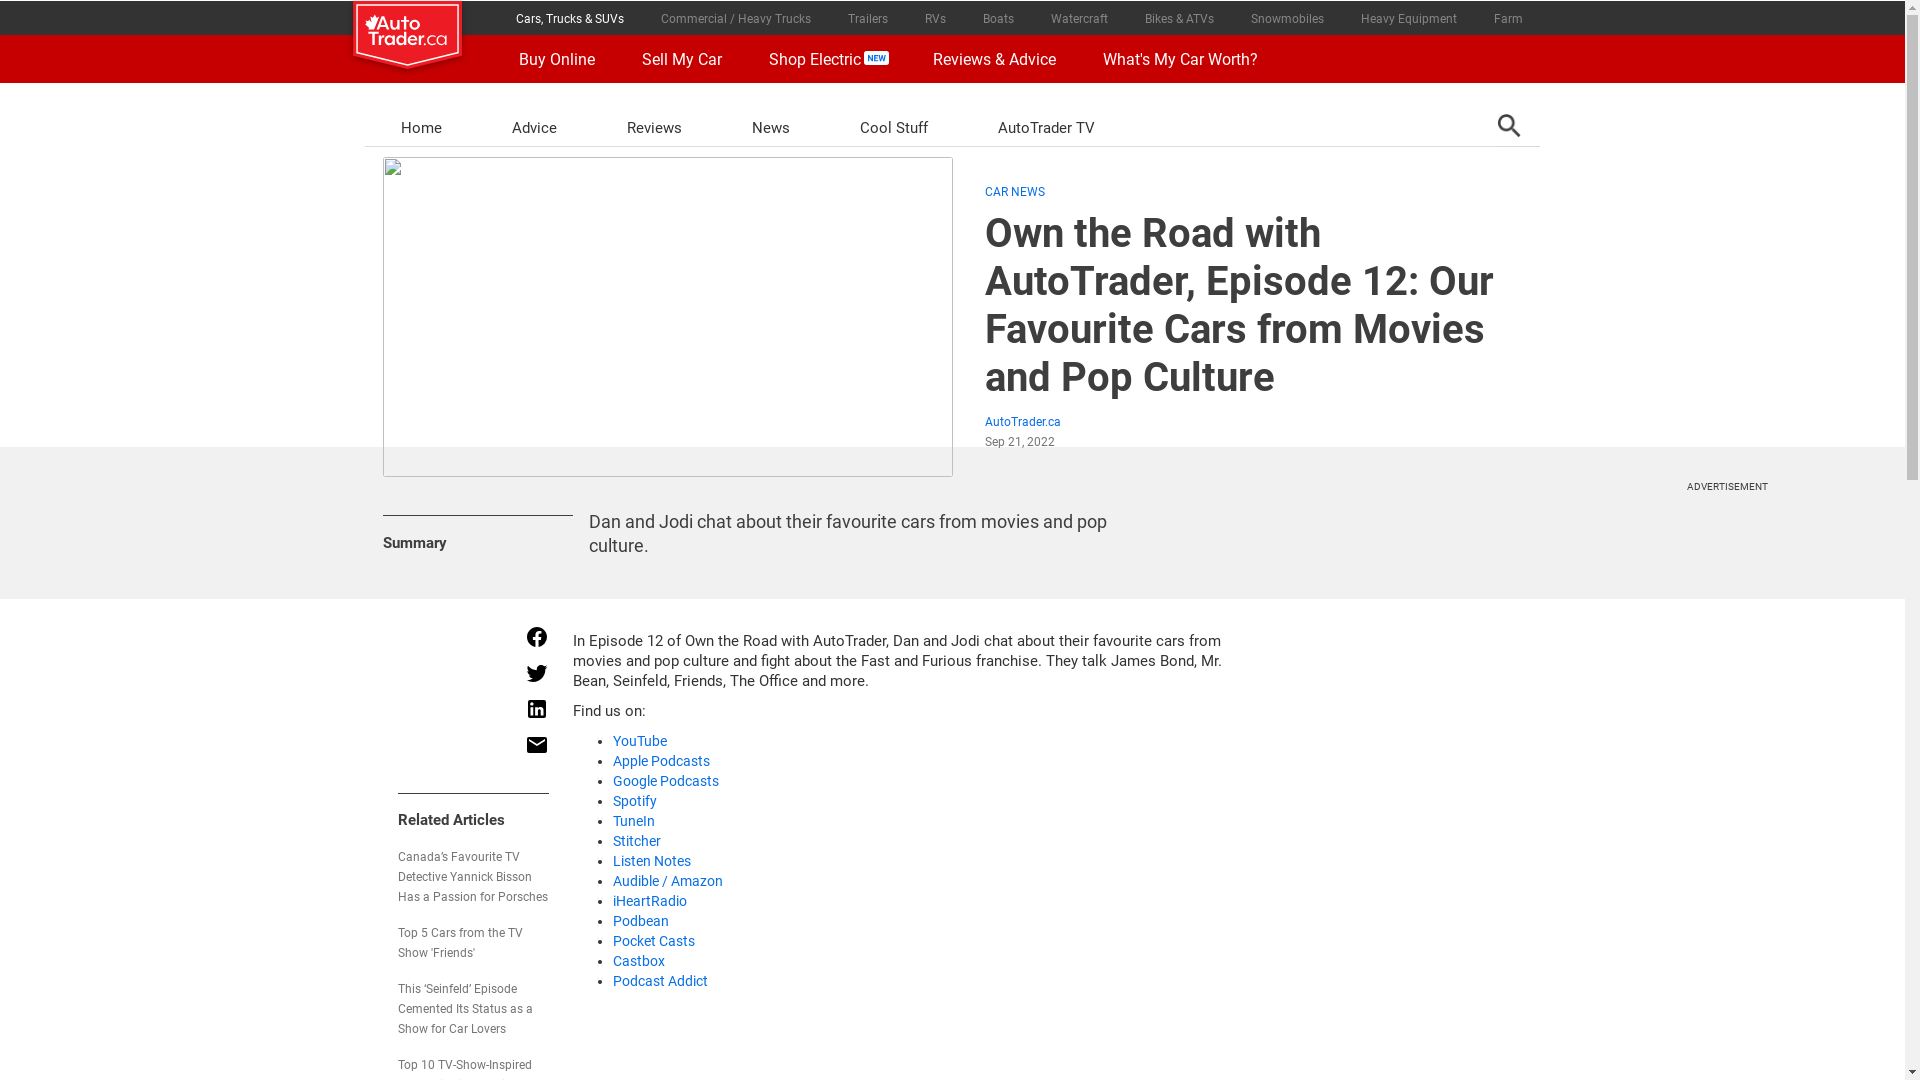  Describe the element at coordinates (1045, 127) in the screenshot. I see `'AutoTrader TV'` at that location.